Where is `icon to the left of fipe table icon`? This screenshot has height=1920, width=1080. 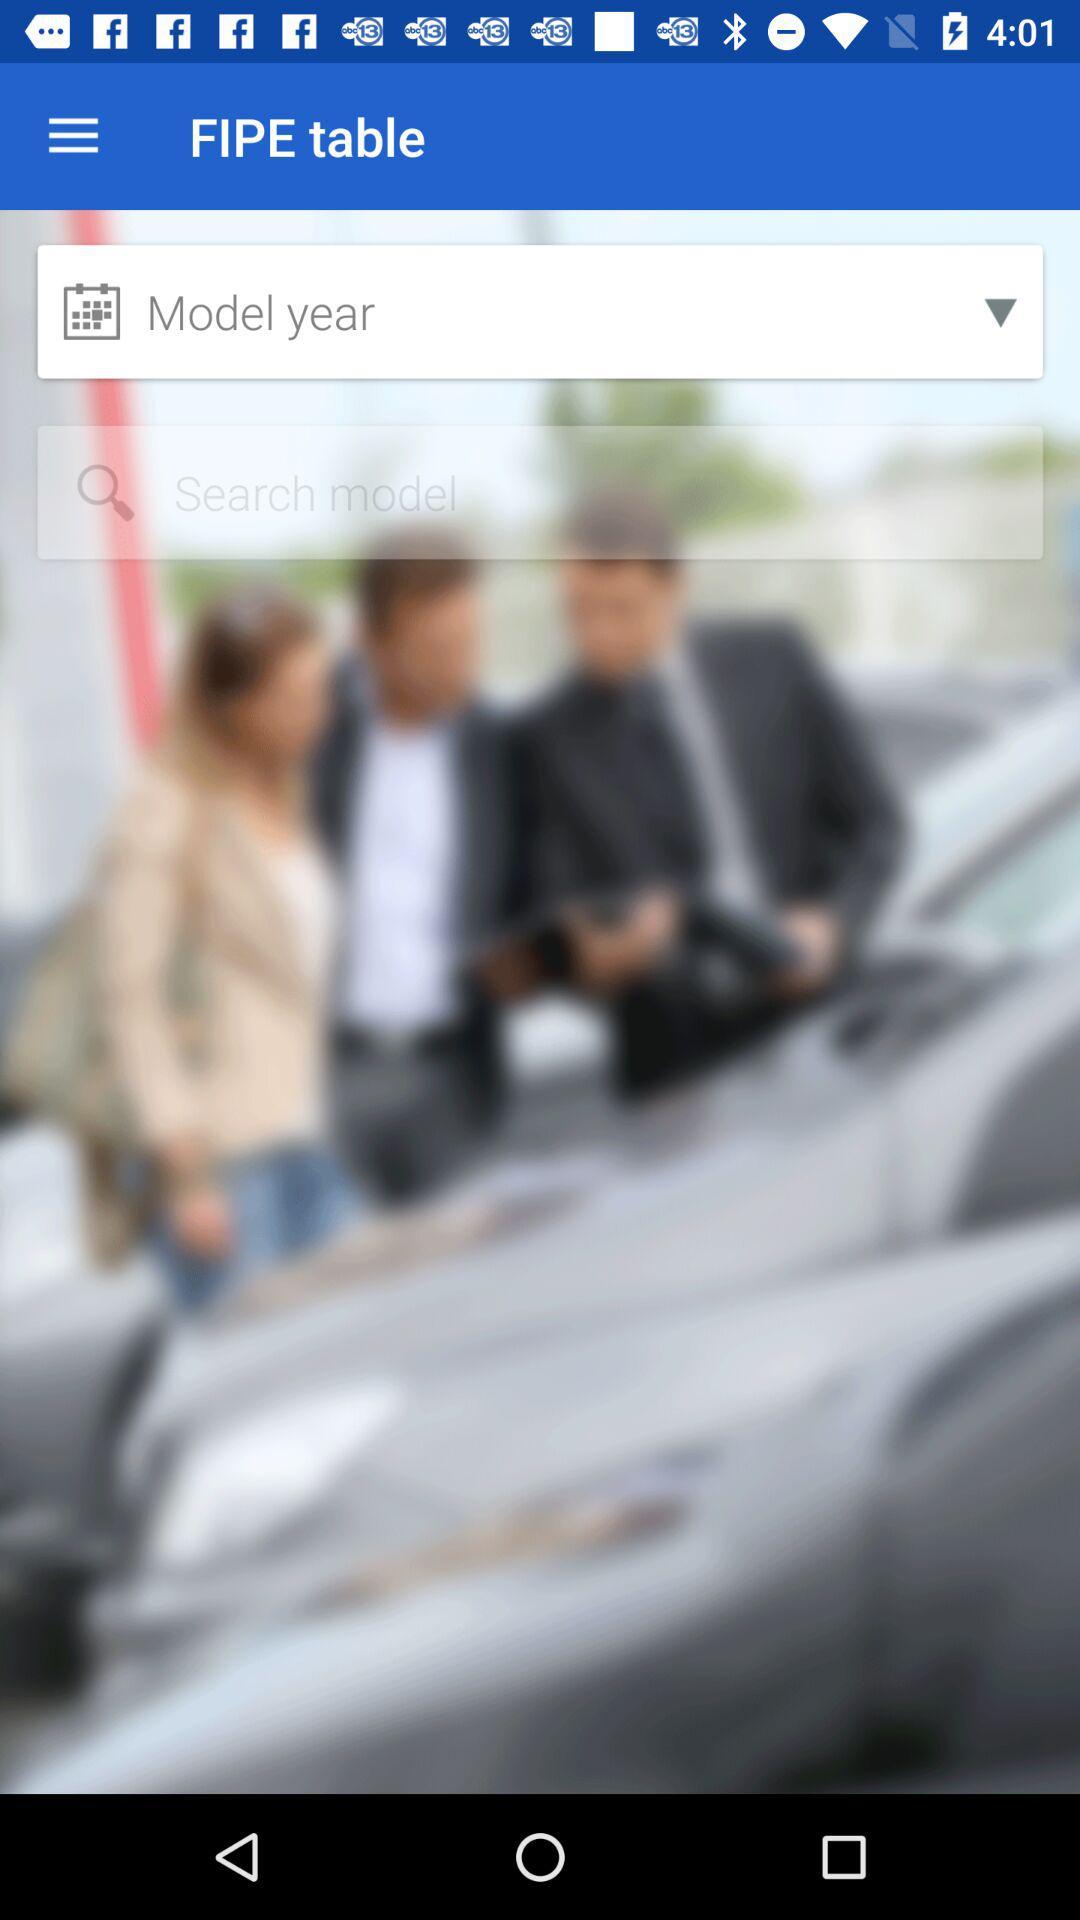
icon to the left of fipe table icon is located at coordinates (72, 135).